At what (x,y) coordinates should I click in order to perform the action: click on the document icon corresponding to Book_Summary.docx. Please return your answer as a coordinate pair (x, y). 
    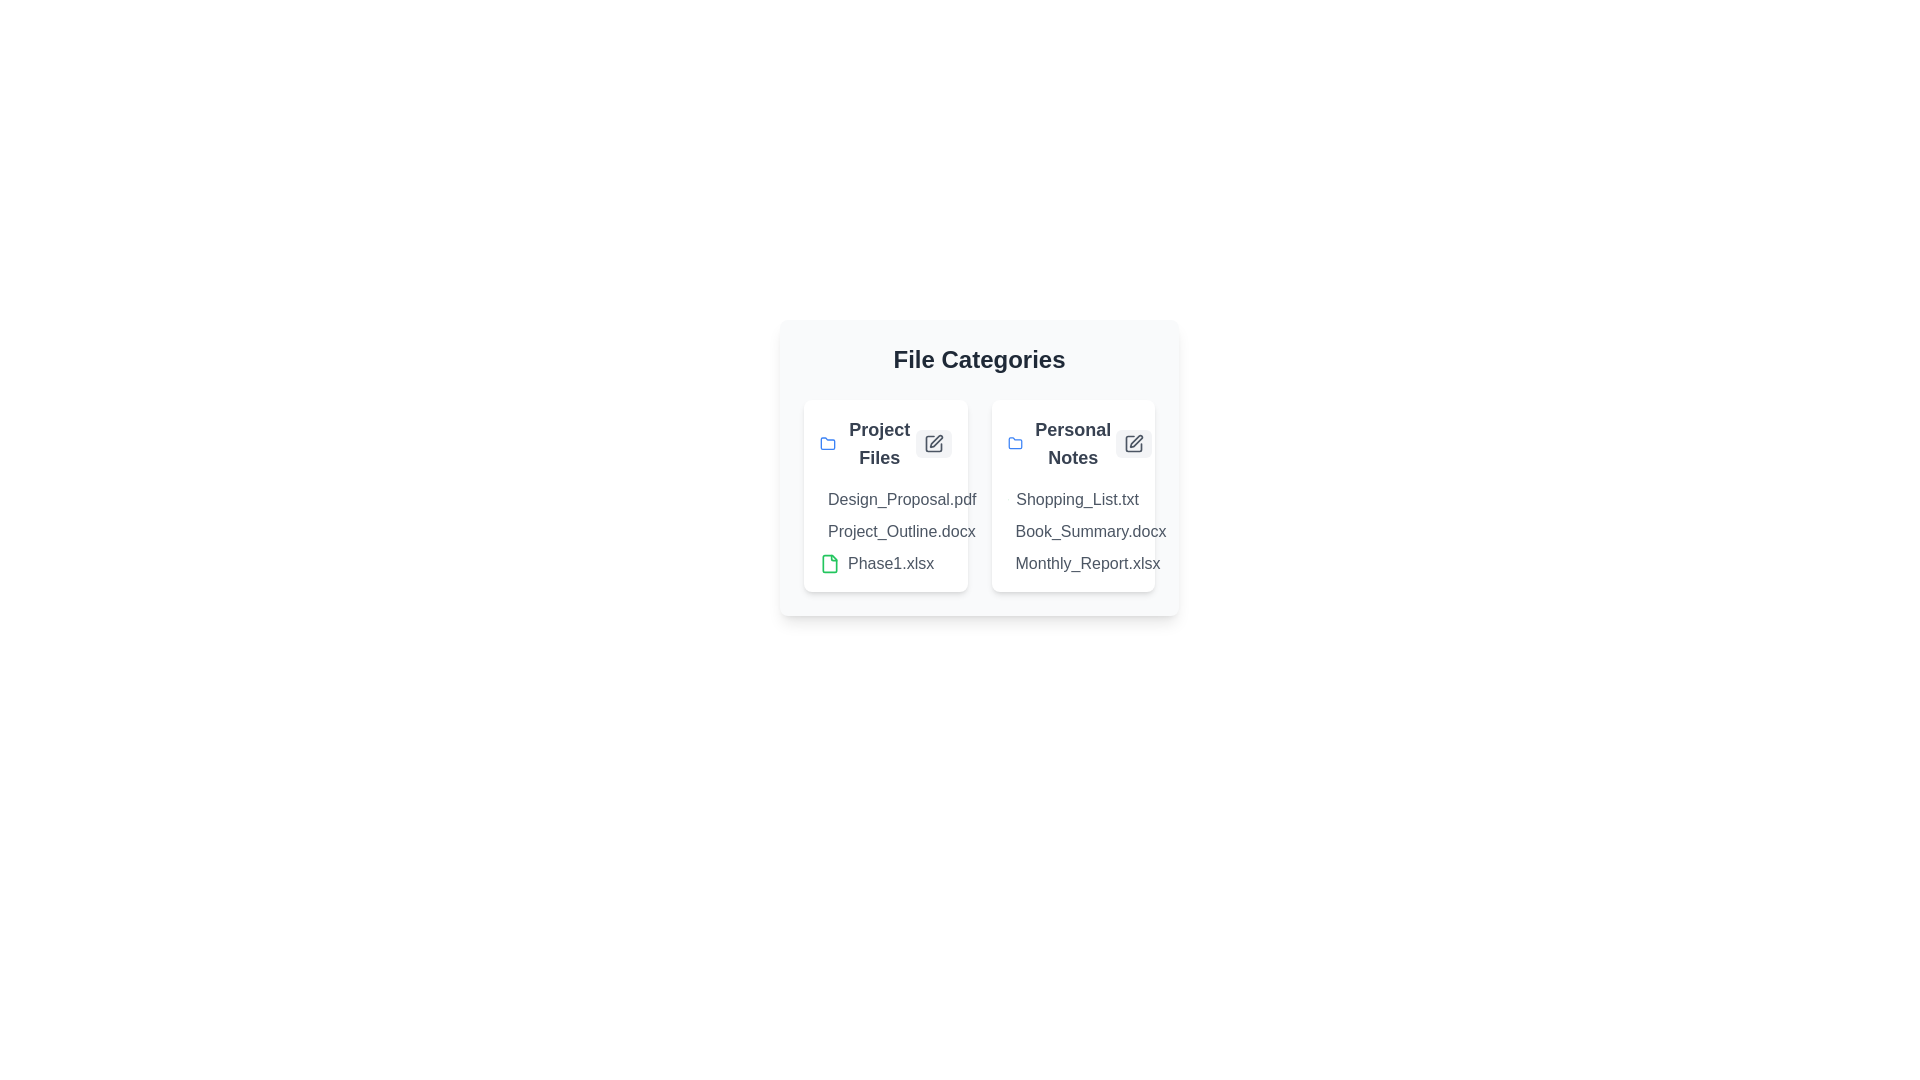
    Looking at the image, I should click on (1014, 531).